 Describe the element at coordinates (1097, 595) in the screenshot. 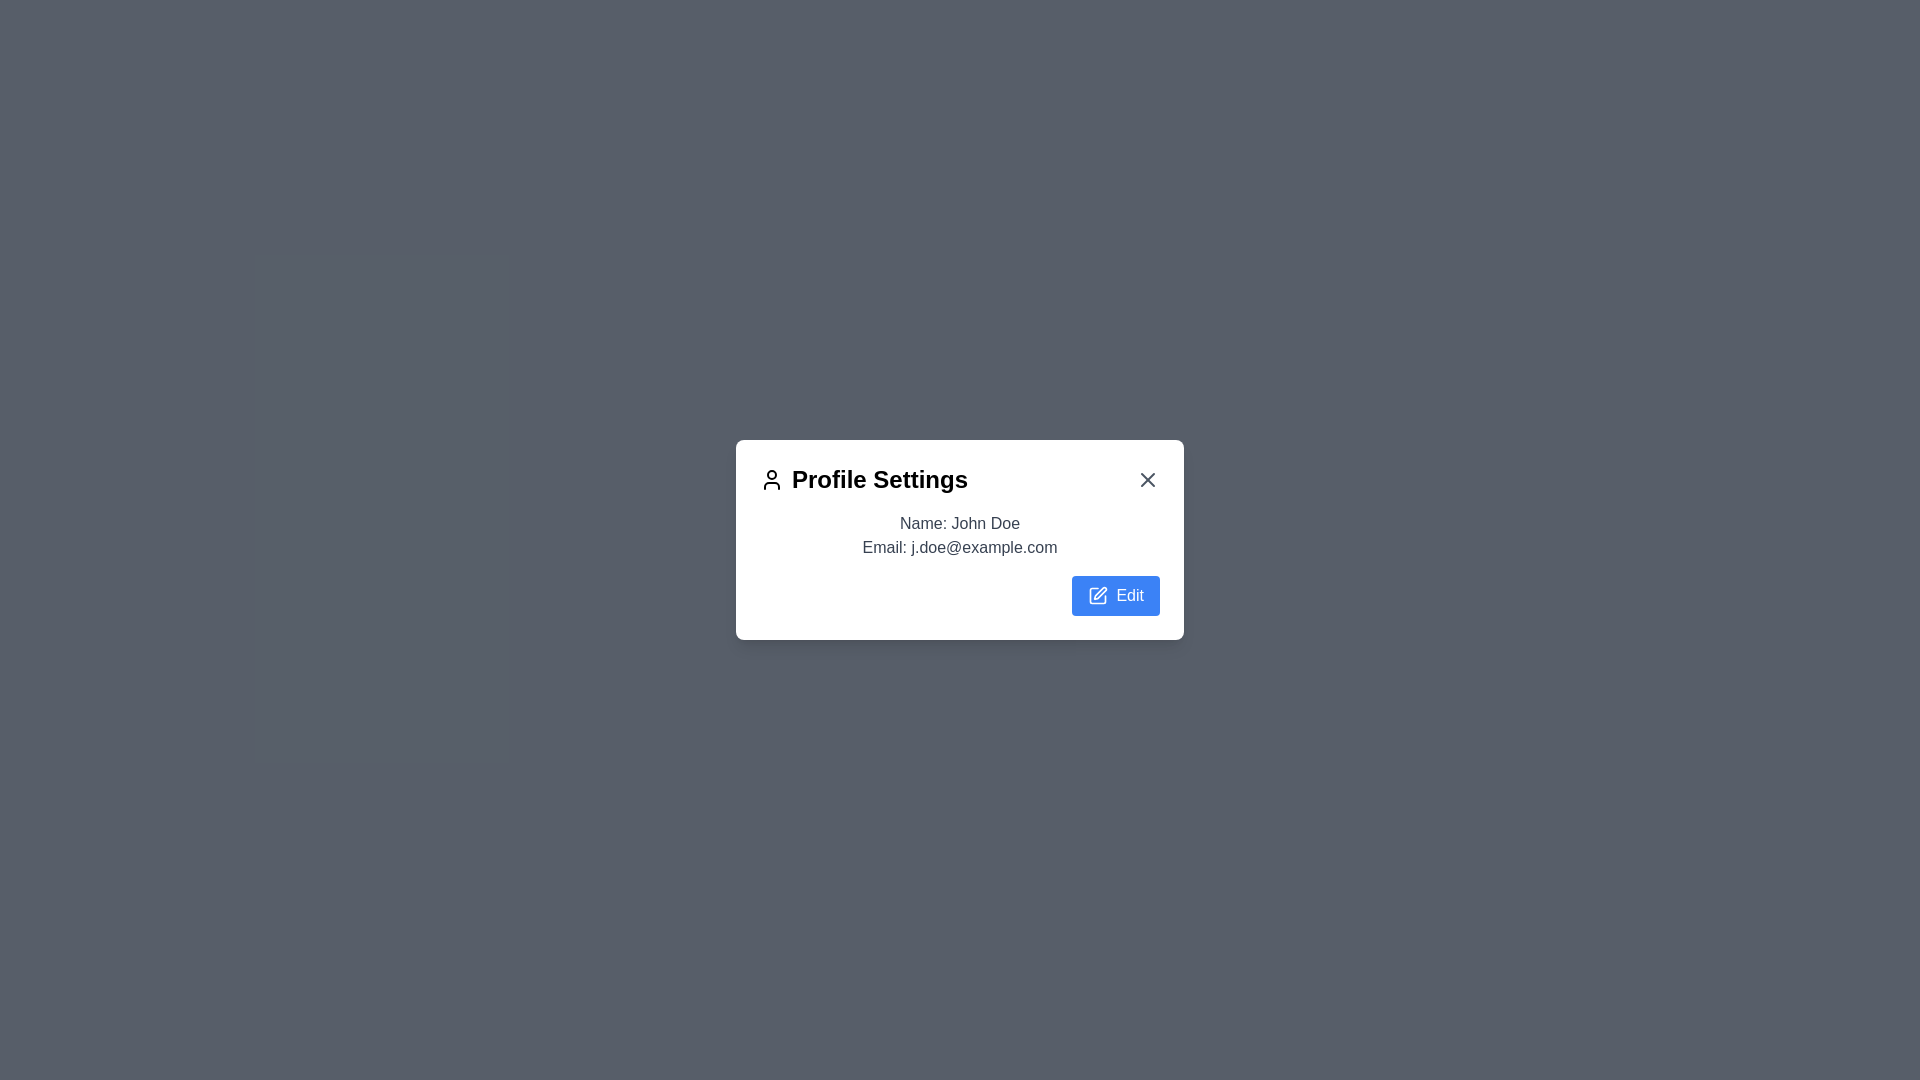

I see `the 'Edit' button icon, which serves as a visual indicator for editing Profile Settings` at that location.